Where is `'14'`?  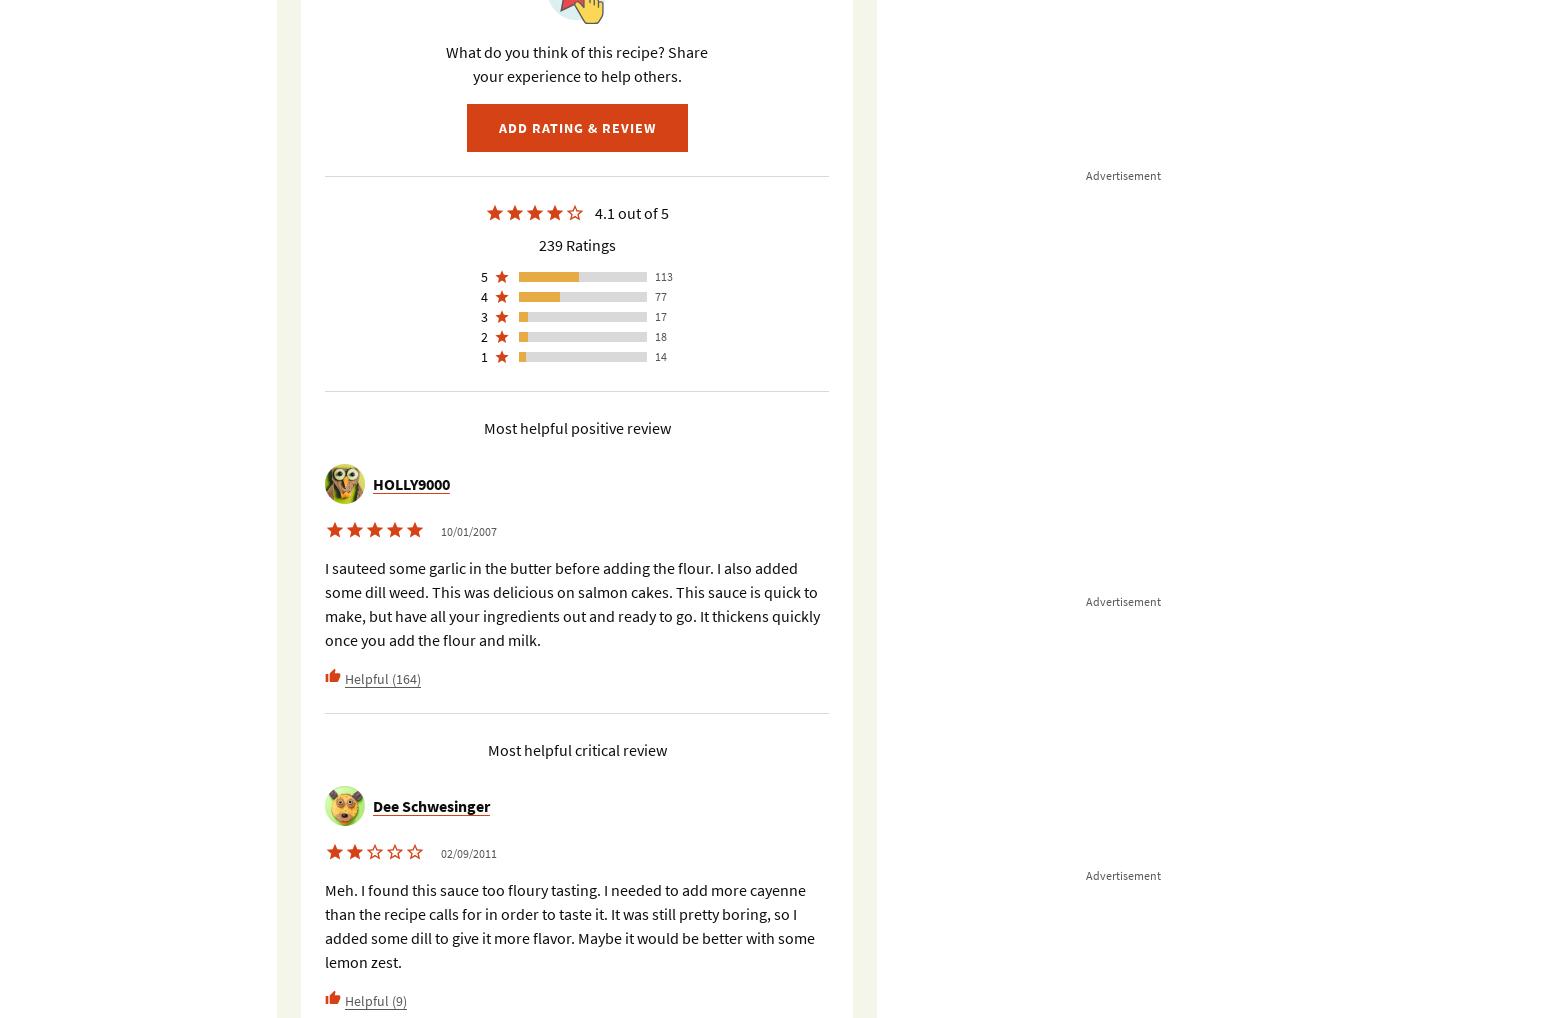
'14' is located at coordinates (658, 355).